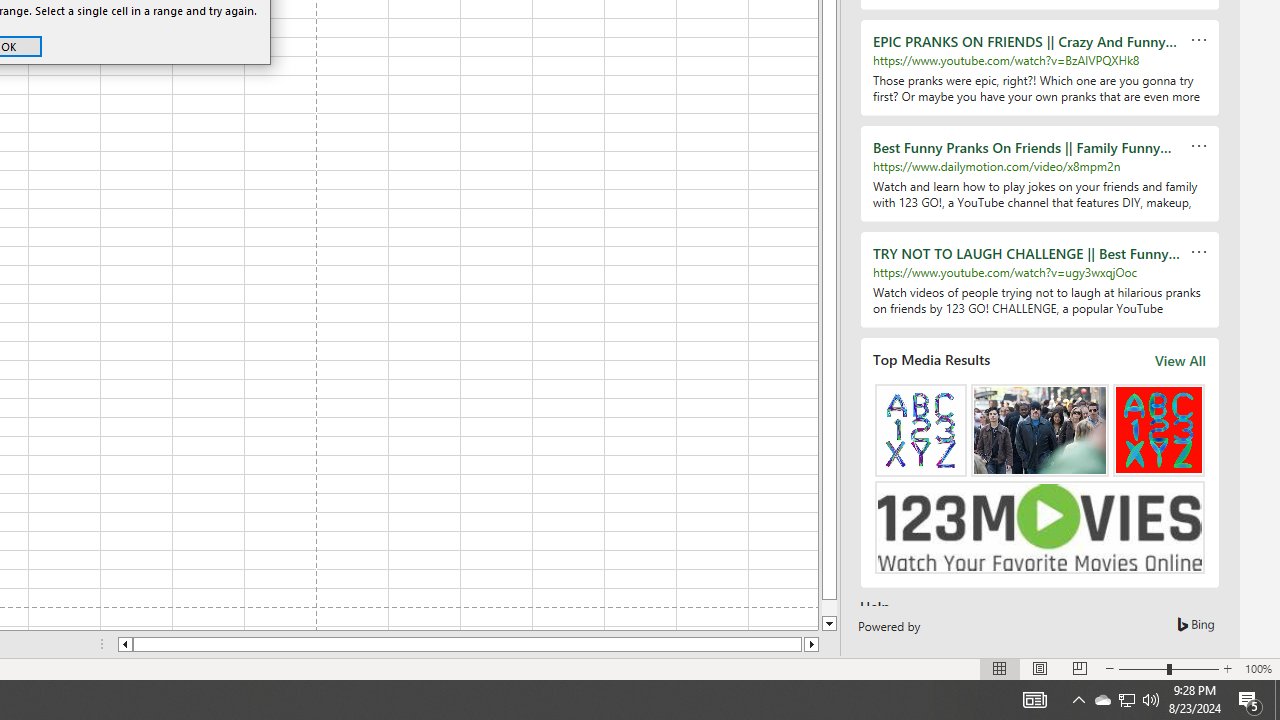 Image resolution: width=1280 pixels, height=720 pixels. What do you see at coordinates (1034, 698) in the screenshot?
I see `'AutomationID: 4105'` at bounding box center [1034, 698].